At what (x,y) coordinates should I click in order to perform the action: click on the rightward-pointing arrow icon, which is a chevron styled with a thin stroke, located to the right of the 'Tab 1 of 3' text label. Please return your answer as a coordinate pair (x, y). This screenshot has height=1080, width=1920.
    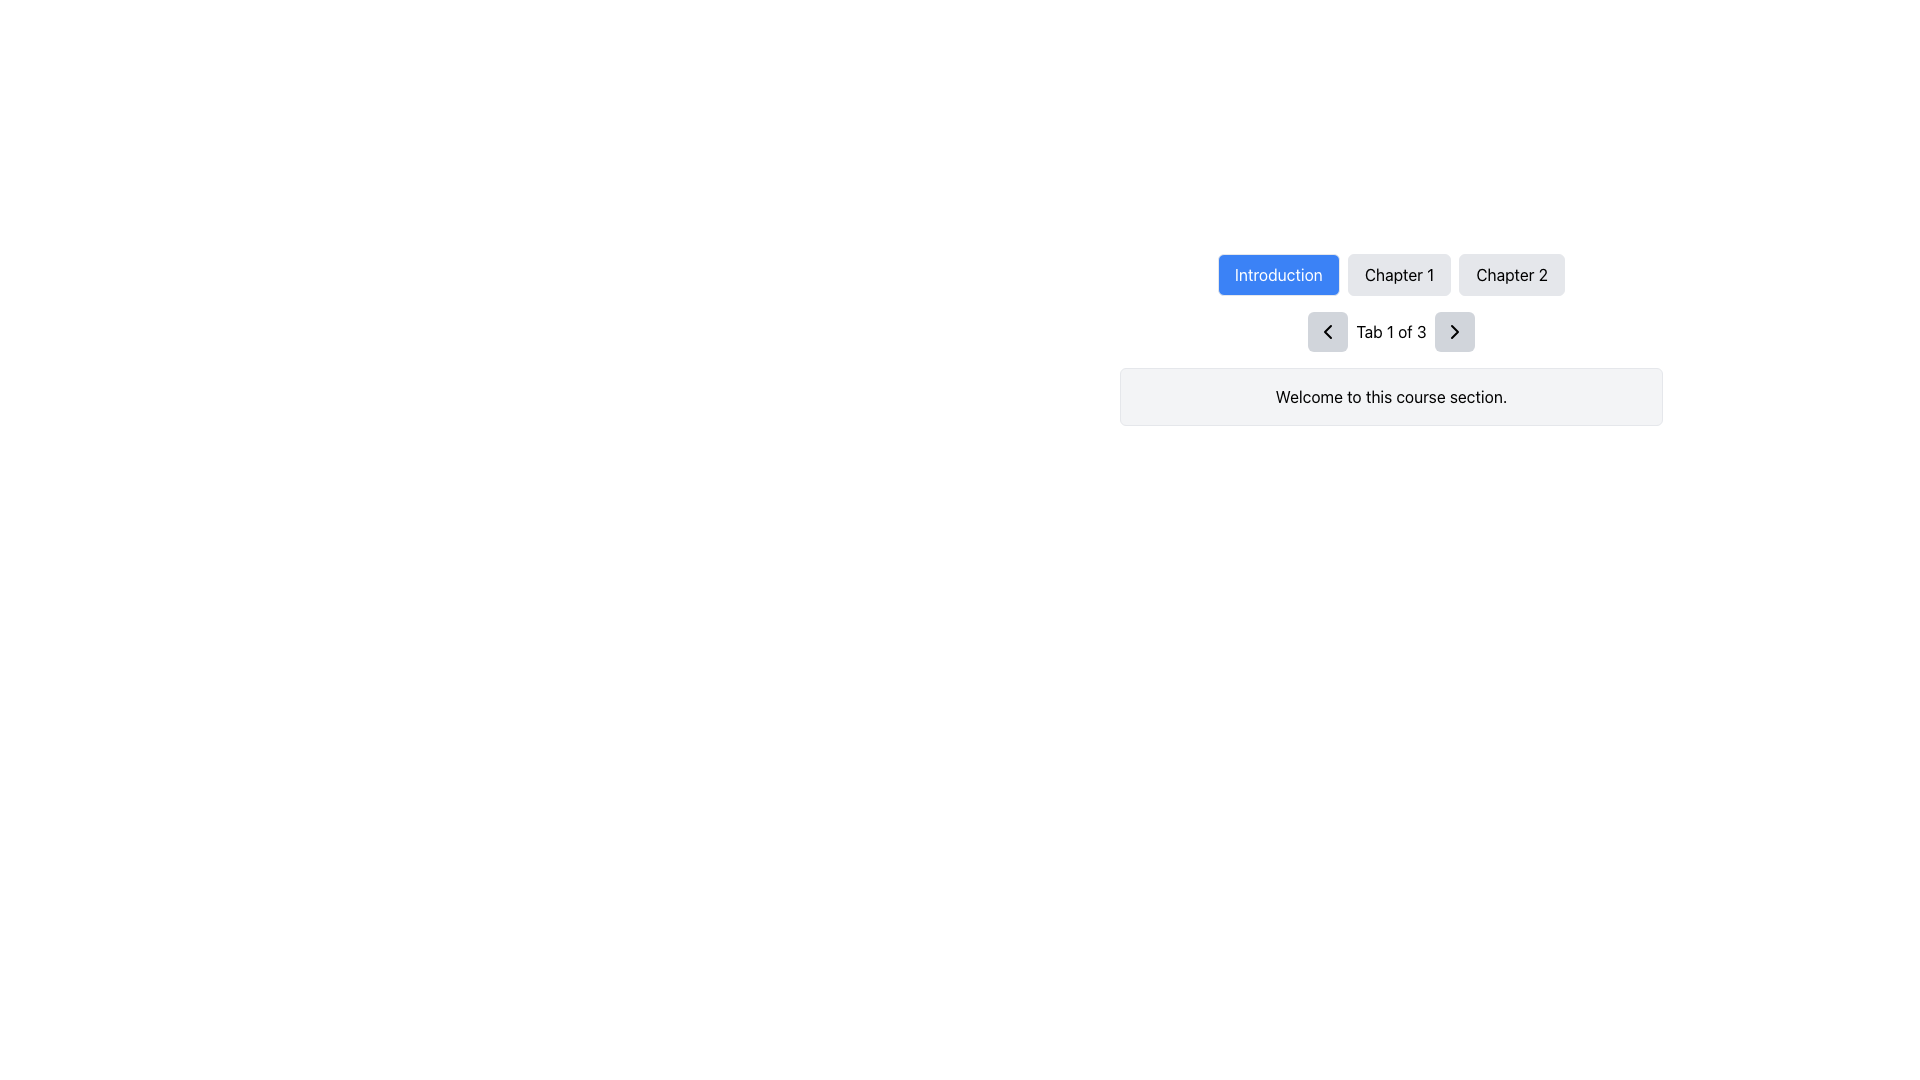
    Looking at the image, I should click on (1454, 330).